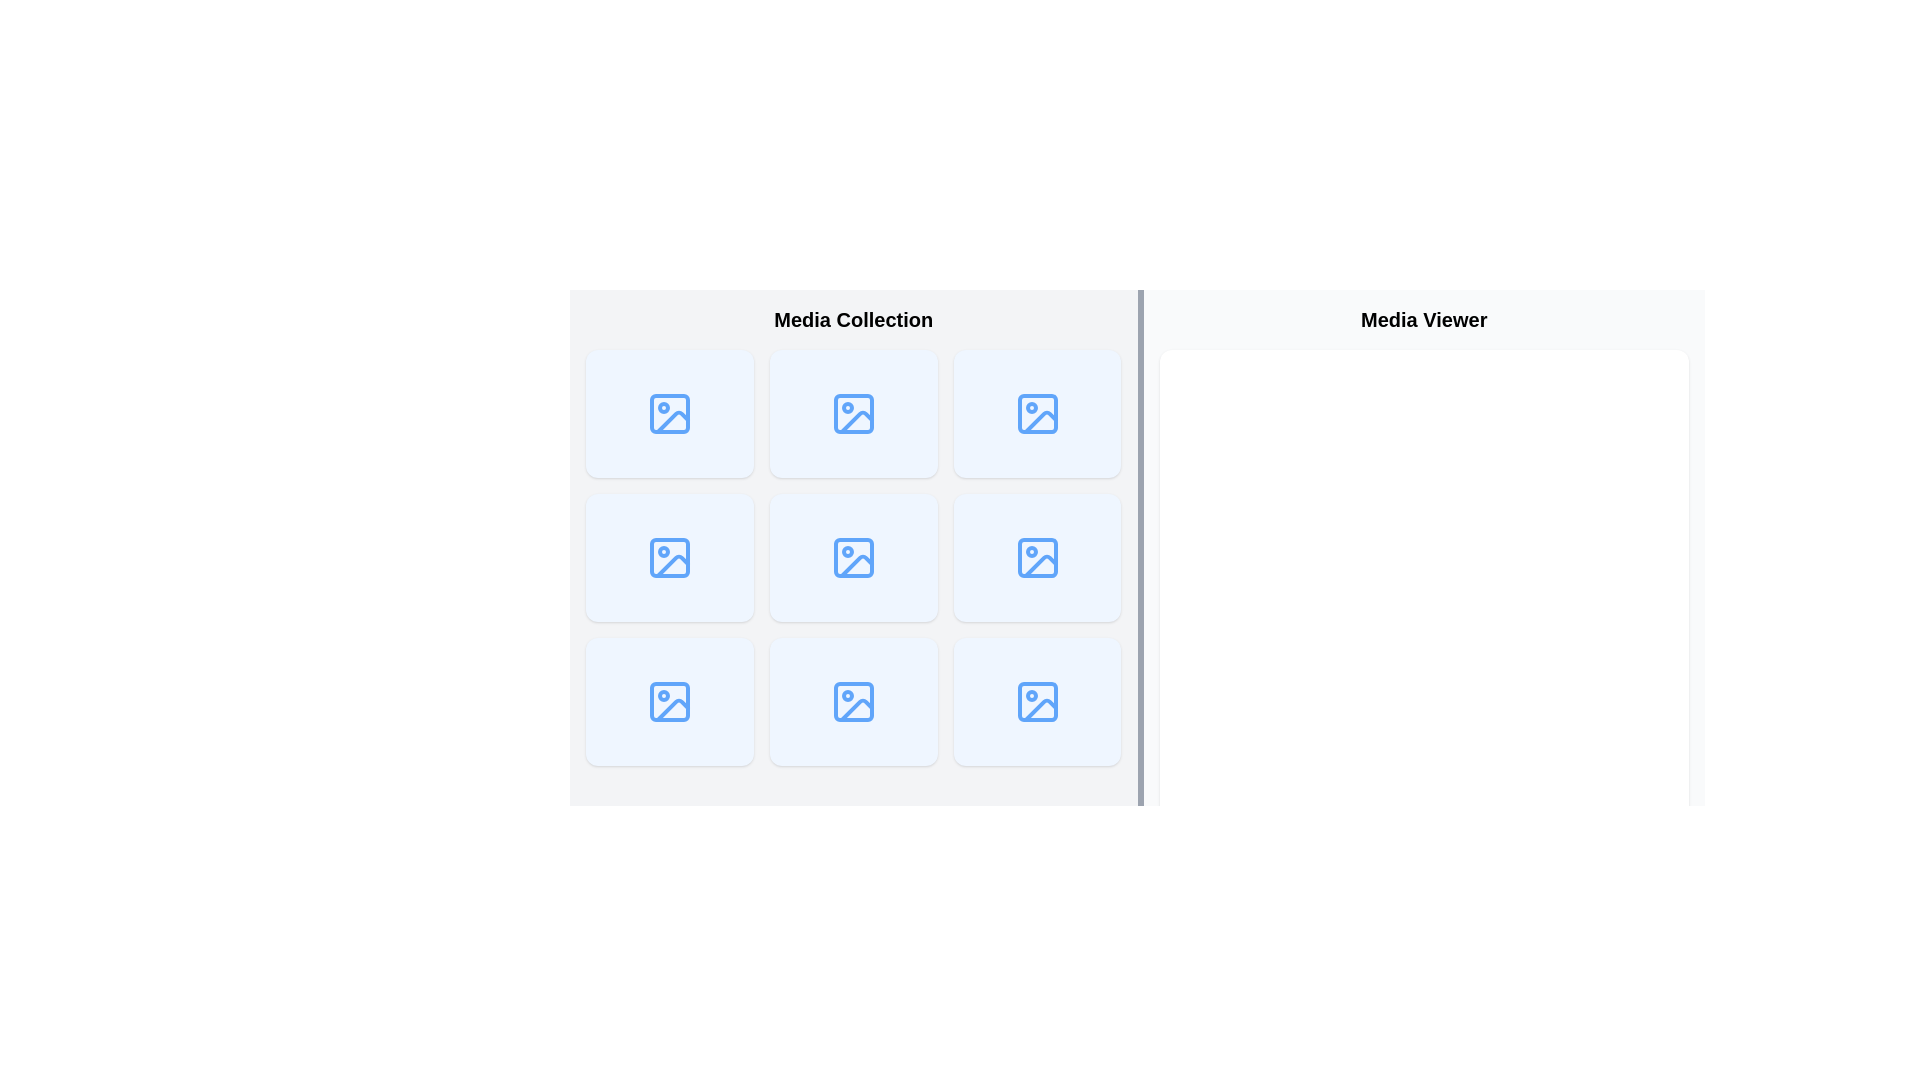 The image size is (1920, 1080). I want to click on the blue image icon located in the top-middle position of the 3x3 grid, so click(853, 412).